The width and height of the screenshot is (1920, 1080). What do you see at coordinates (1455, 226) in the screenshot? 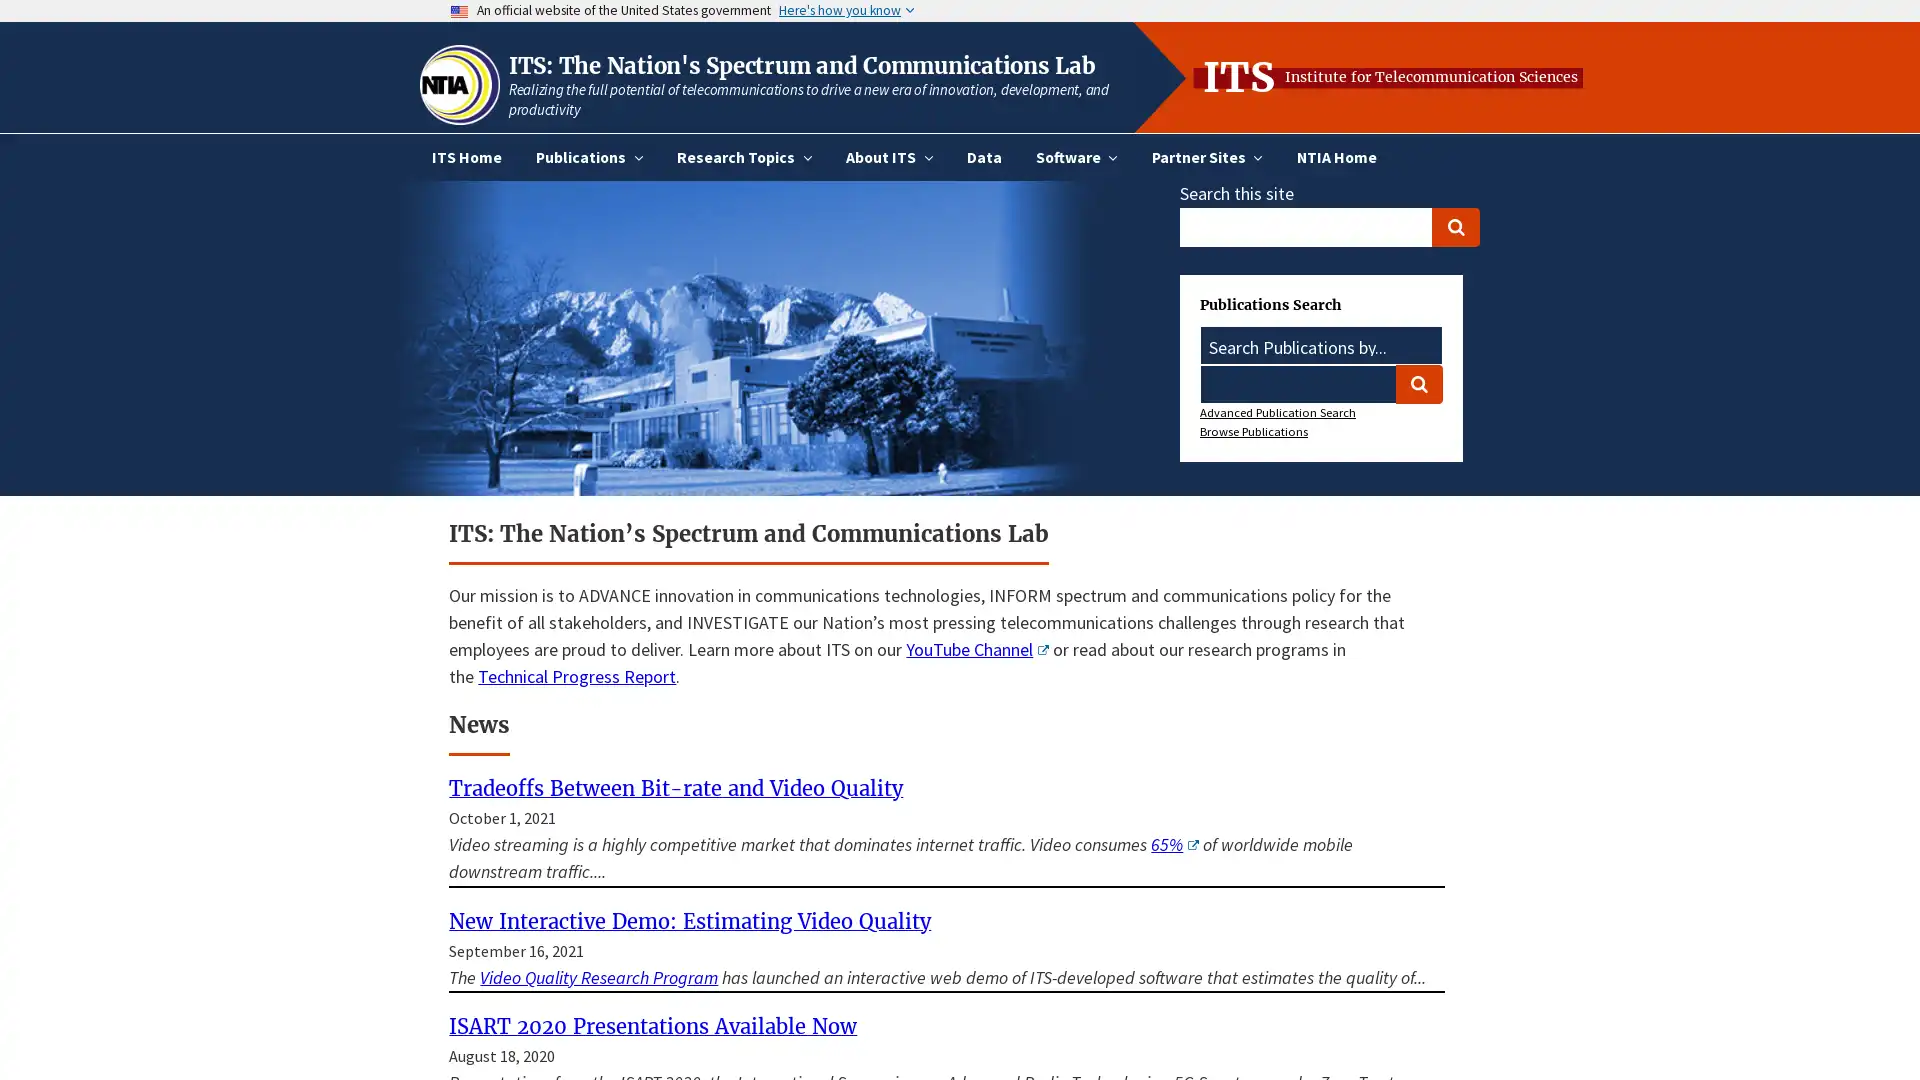
I see `Search` at bounding box center [1455, 226].